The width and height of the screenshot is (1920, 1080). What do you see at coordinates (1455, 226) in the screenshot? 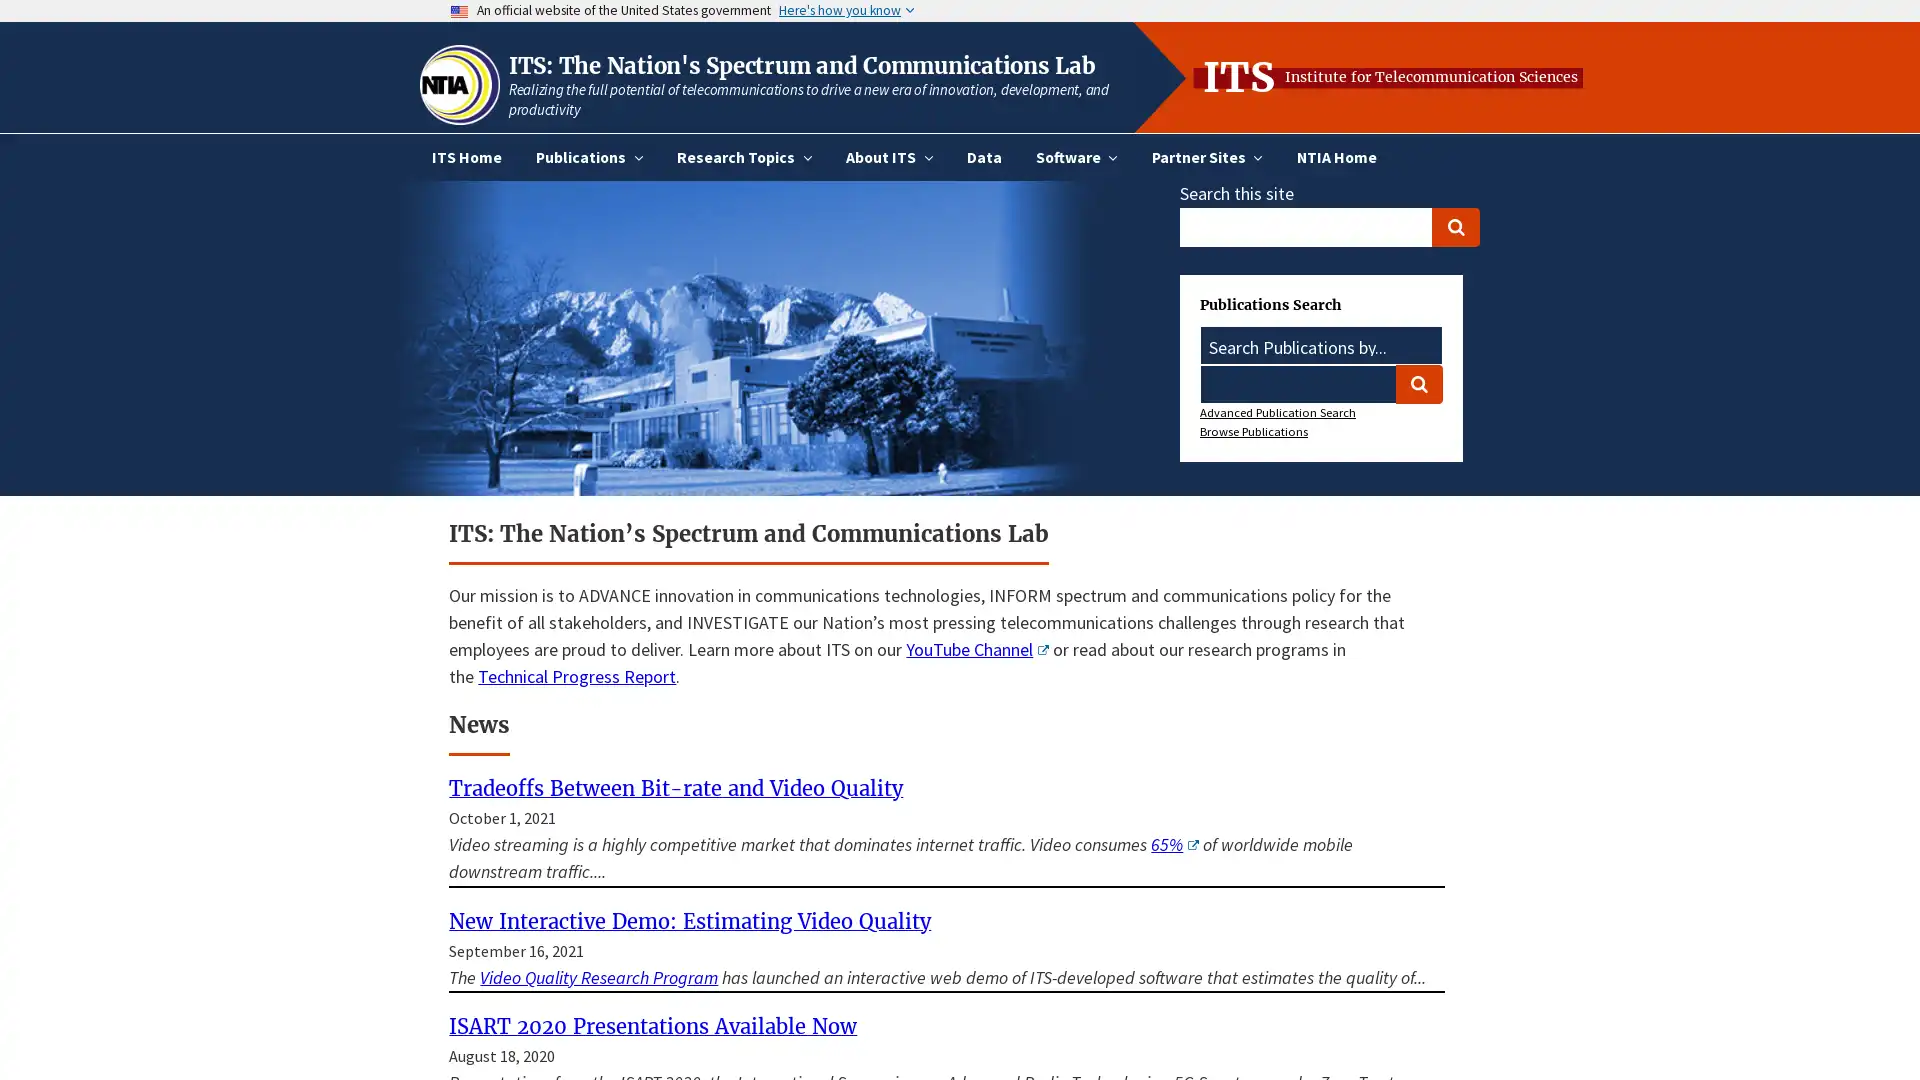
I see `Search` at bounding box center [1455, 226].